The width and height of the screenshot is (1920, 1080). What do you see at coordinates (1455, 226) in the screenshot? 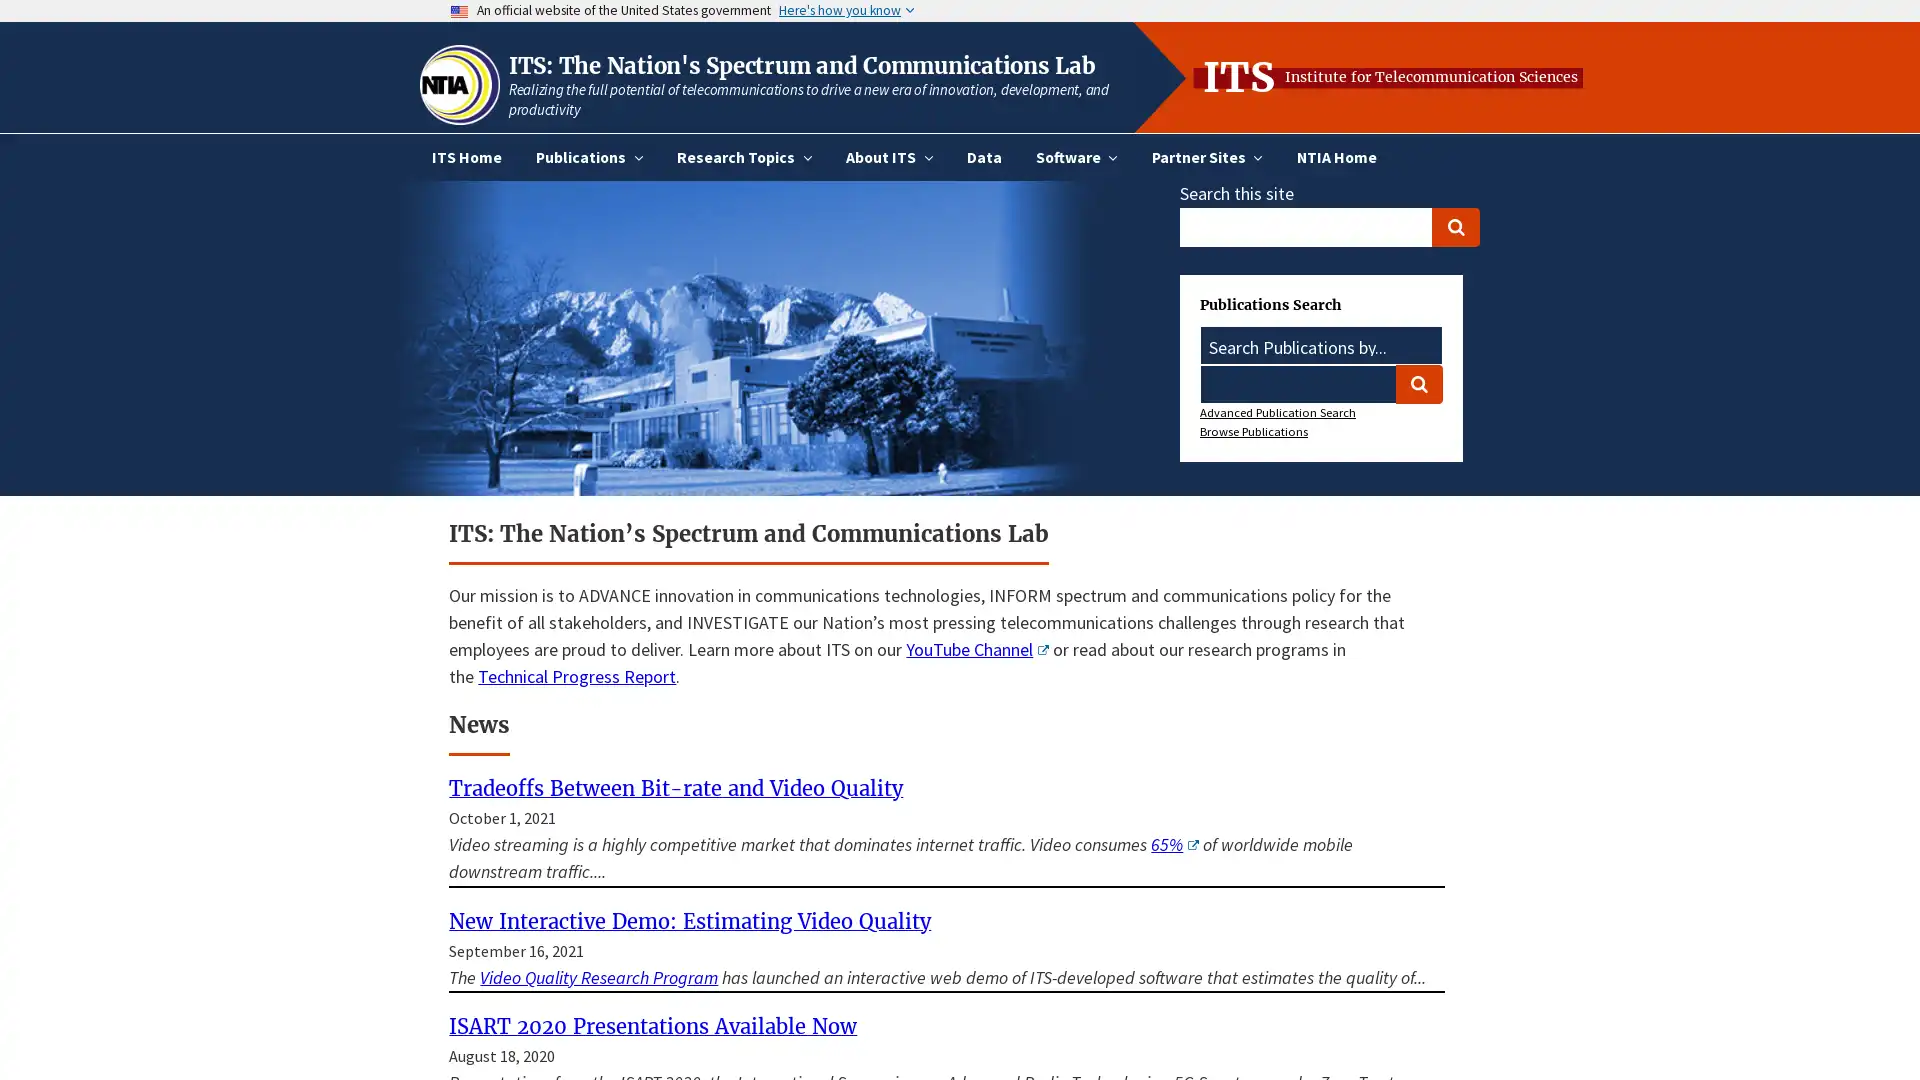
I see `Search` at bounding box center [1455, 226].